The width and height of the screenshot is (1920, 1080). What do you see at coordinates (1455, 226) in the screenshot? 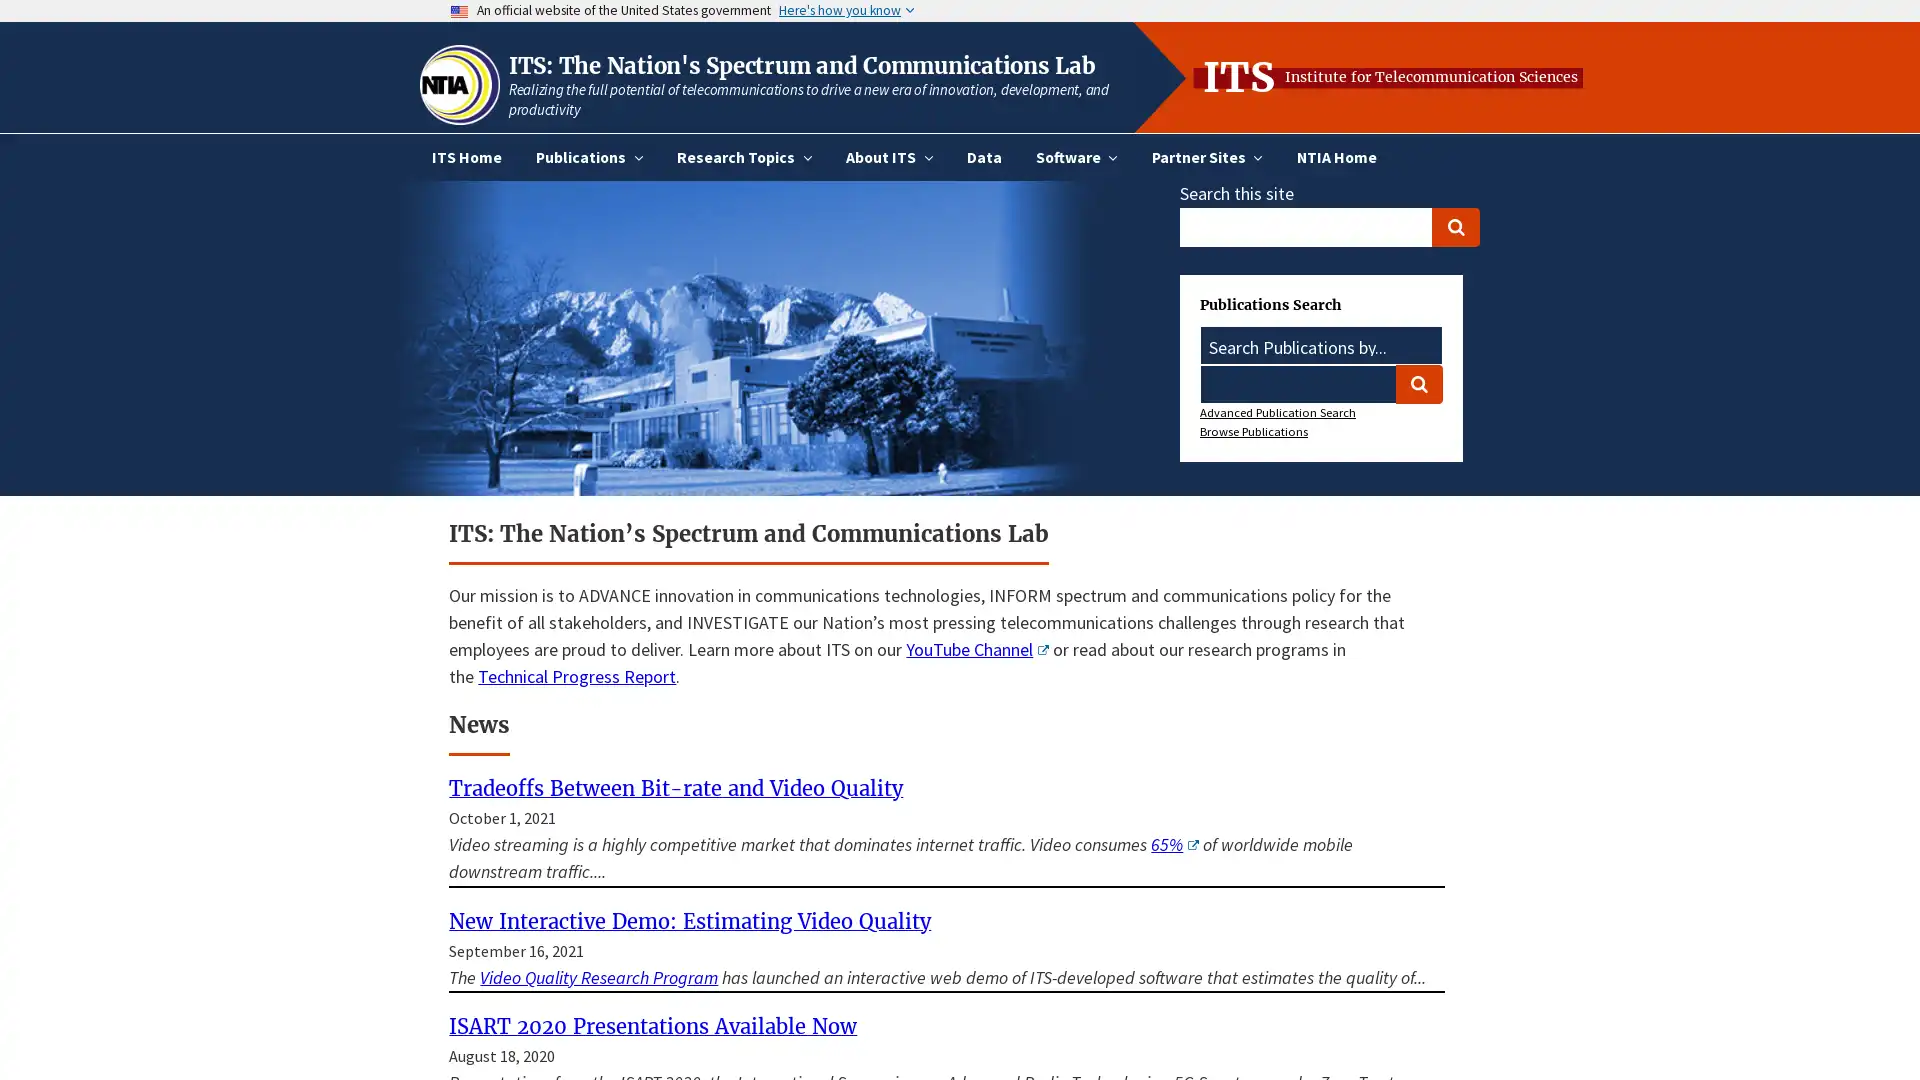
I see `Search` at bounding box center [1455, 226].